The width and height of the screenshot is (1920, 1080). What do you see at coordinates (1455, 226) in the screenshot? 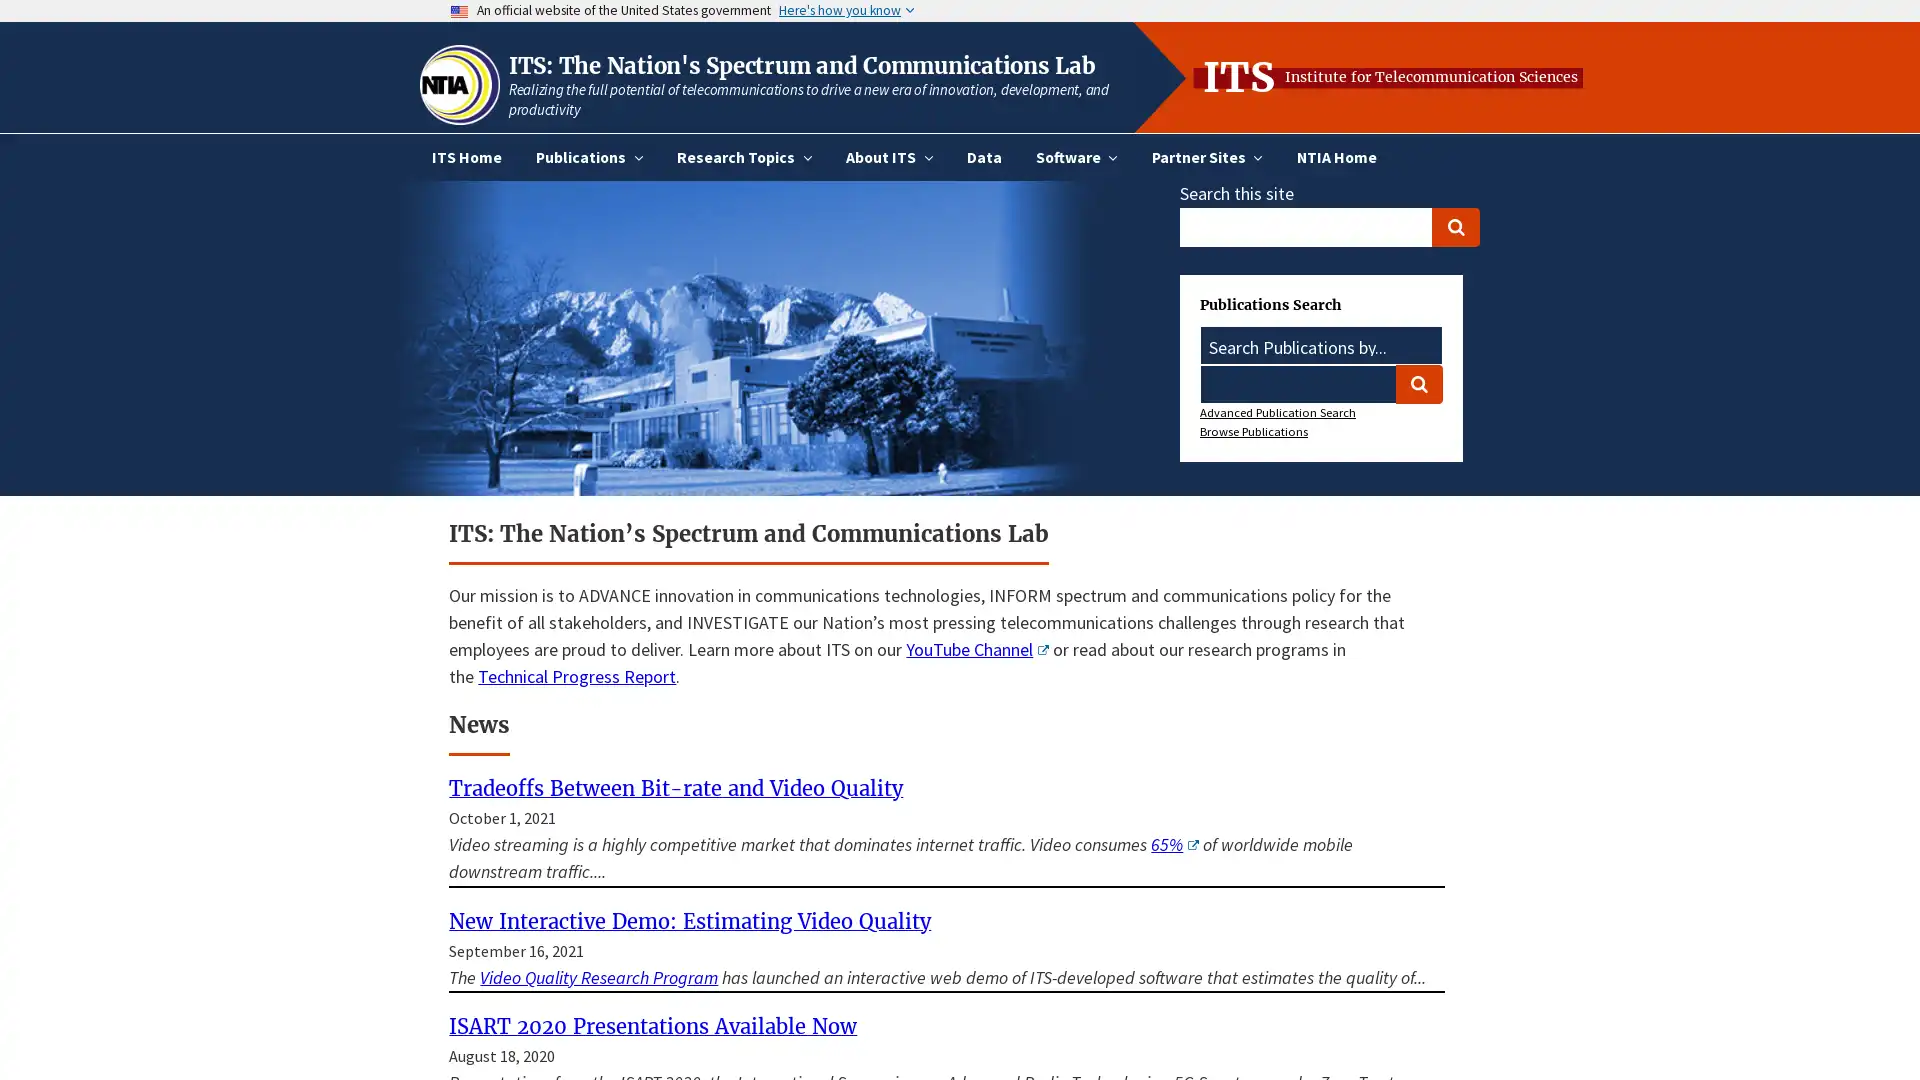
I see `Search` at bounding box center [1455, 226].